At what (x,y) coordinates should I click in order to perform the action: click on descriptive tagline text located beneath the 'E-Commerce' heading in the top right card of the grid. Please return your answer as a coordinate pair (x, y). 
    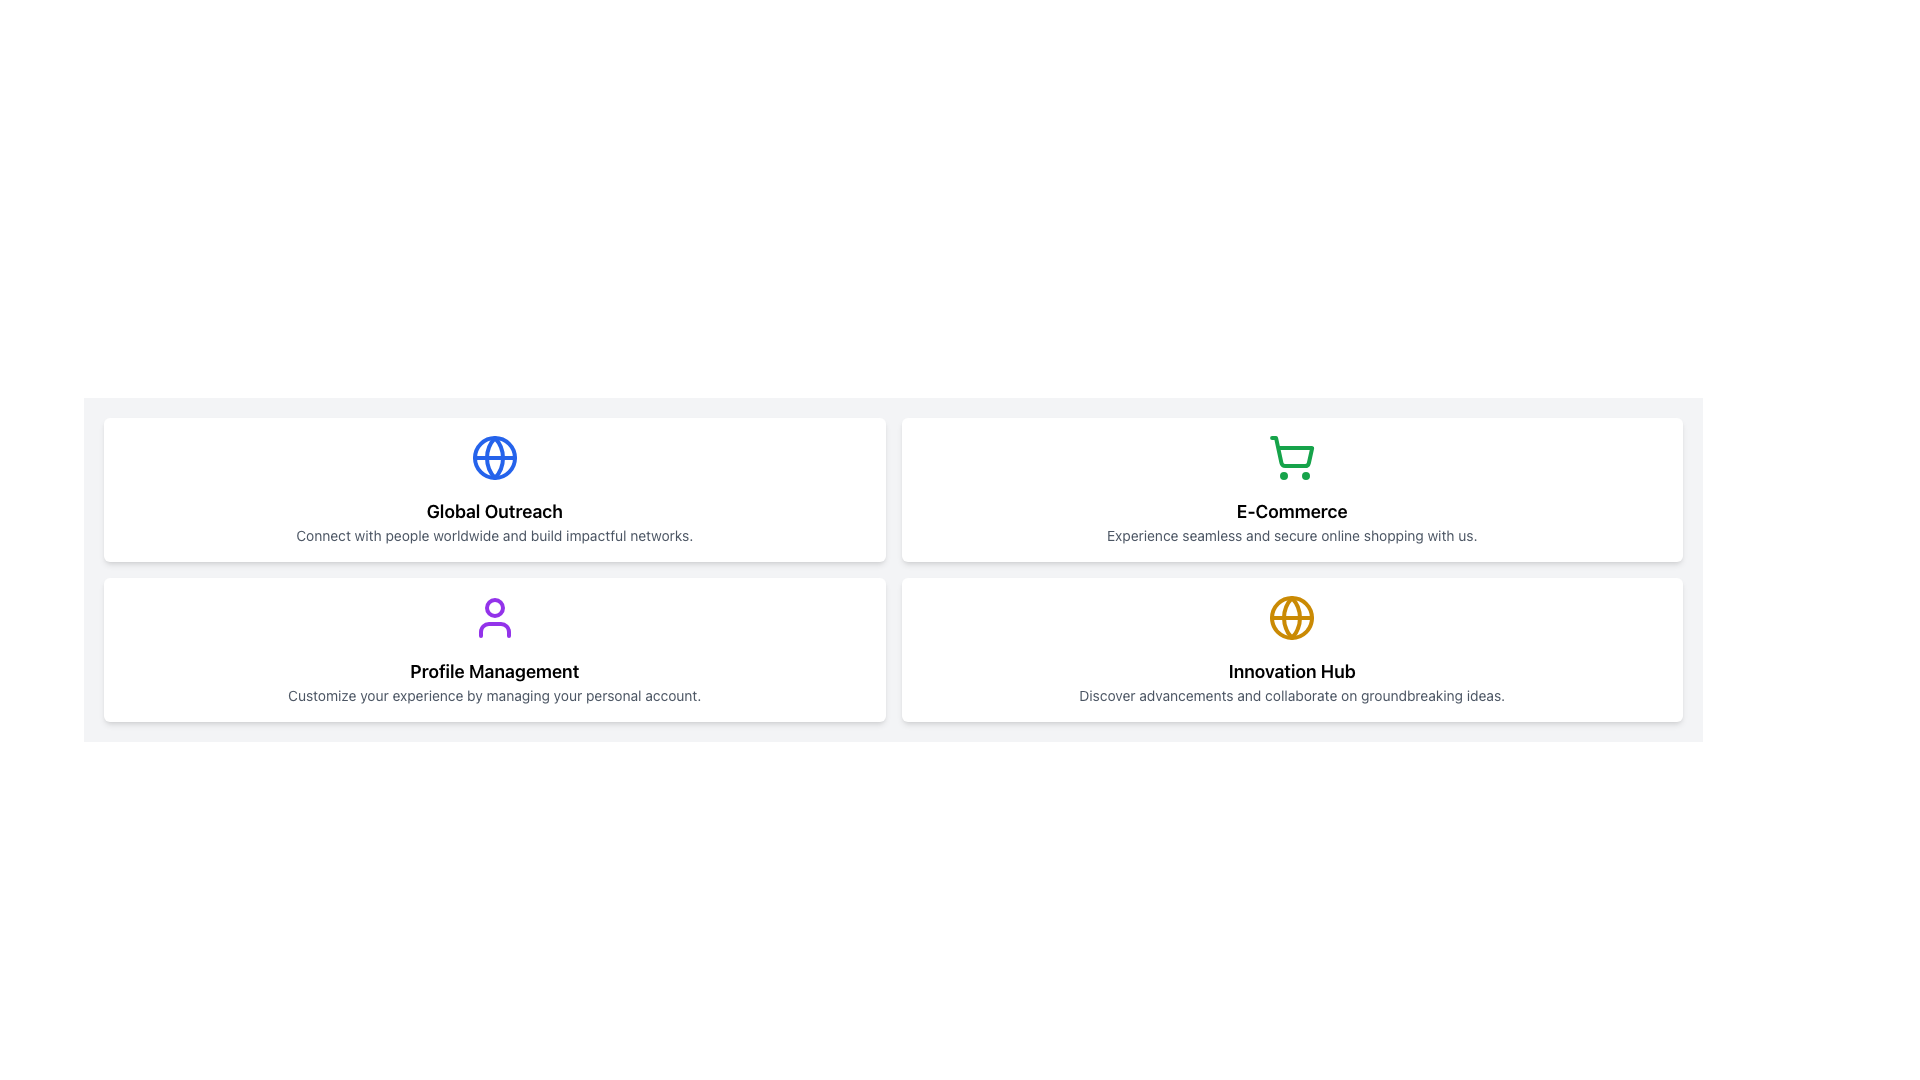
    Looking at the image, I should click on (1292, 535).